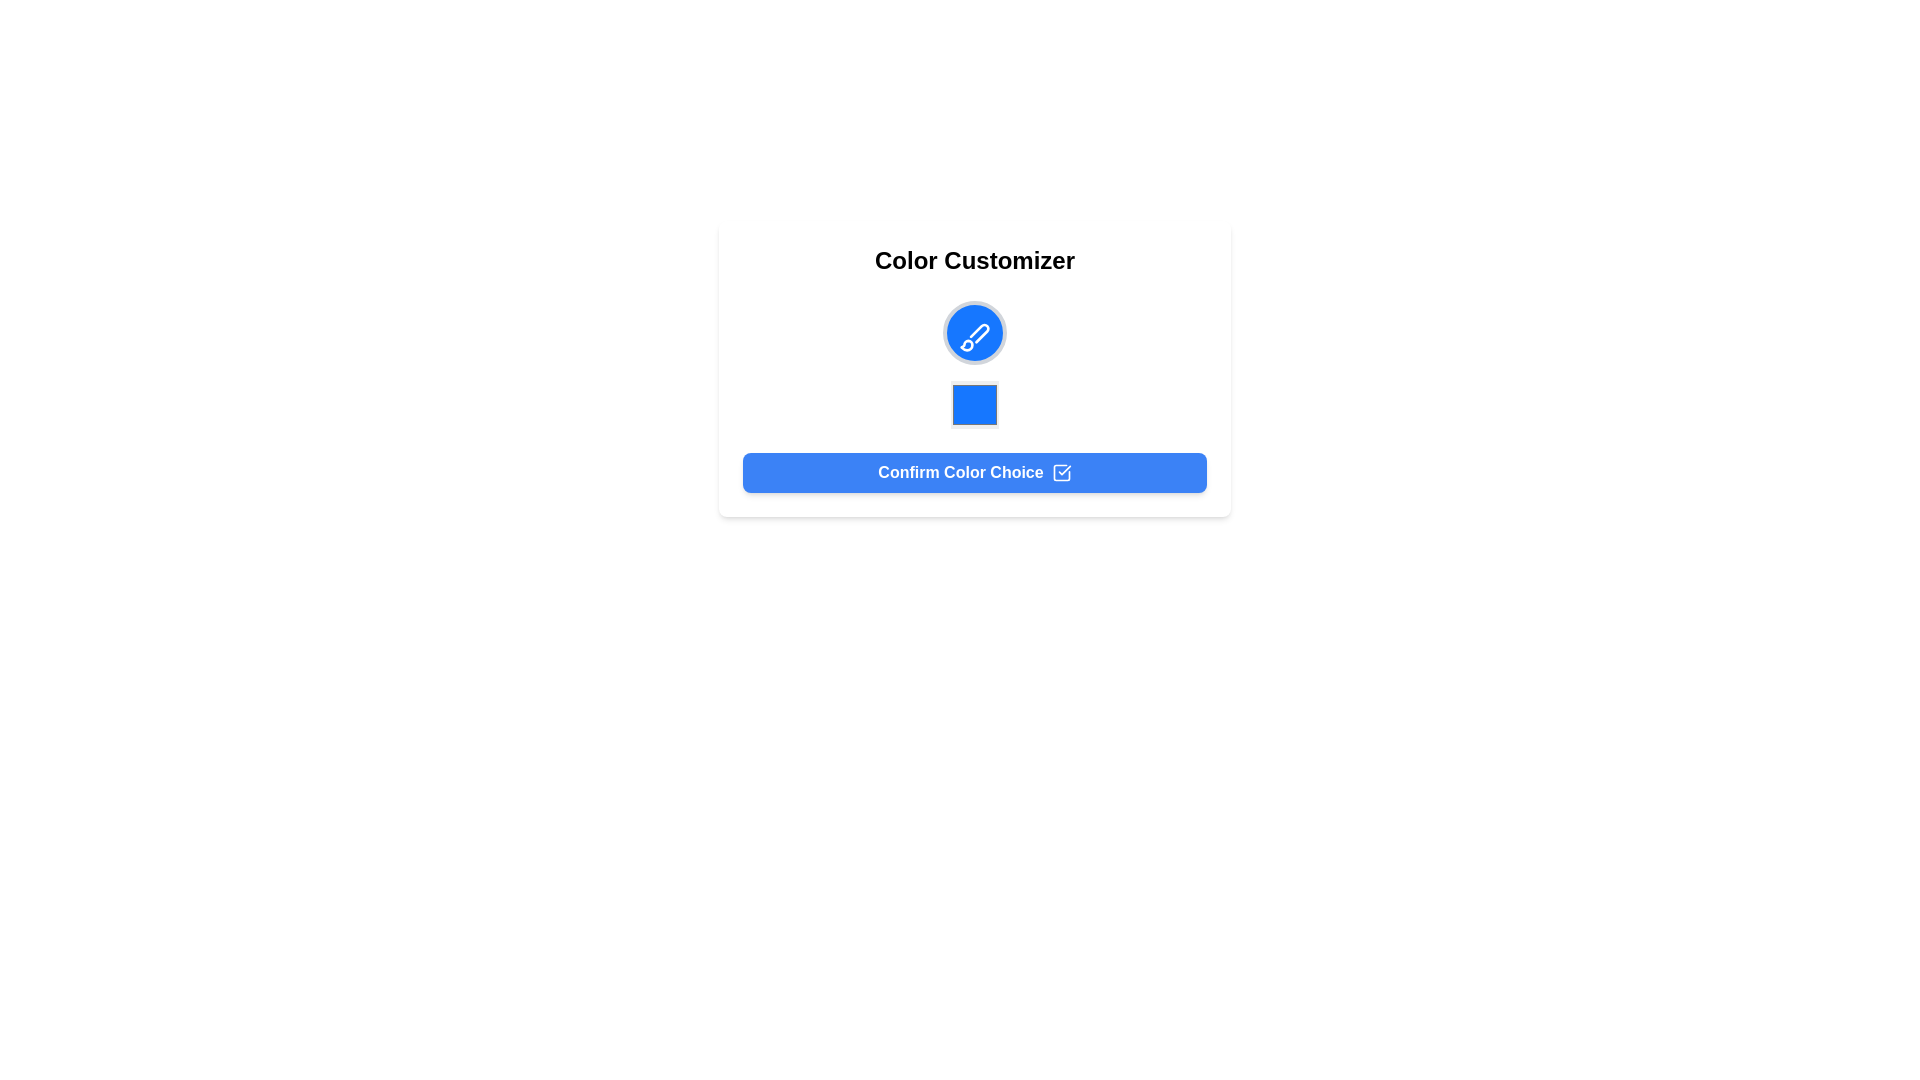  Describe the element at coordinates (974, 331) in the screenshot. I see `the circular icon with a blue background and white border that features a stylized brush graphic at the center, positioned at the top center of the vertical list` at that location.